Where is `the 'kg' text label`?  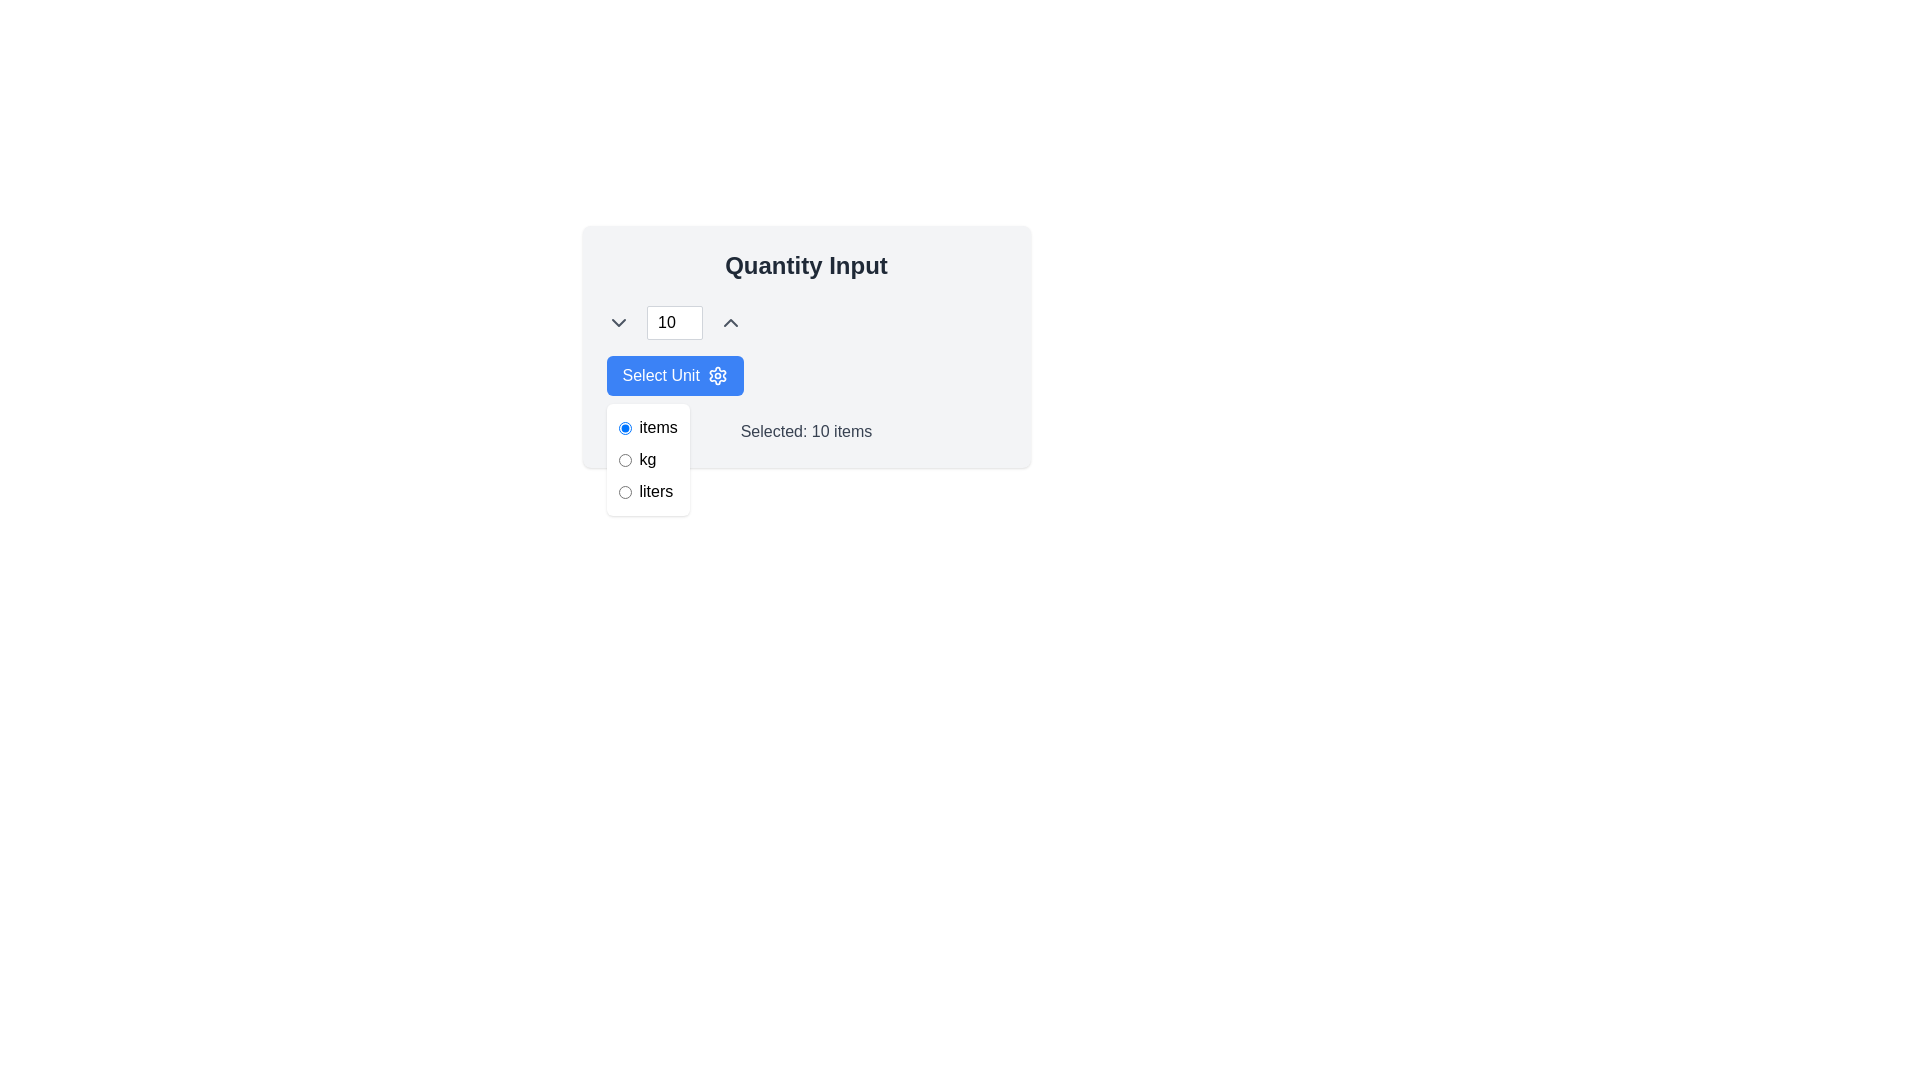
the 'kg' text label is located at coordinates (648, 459).